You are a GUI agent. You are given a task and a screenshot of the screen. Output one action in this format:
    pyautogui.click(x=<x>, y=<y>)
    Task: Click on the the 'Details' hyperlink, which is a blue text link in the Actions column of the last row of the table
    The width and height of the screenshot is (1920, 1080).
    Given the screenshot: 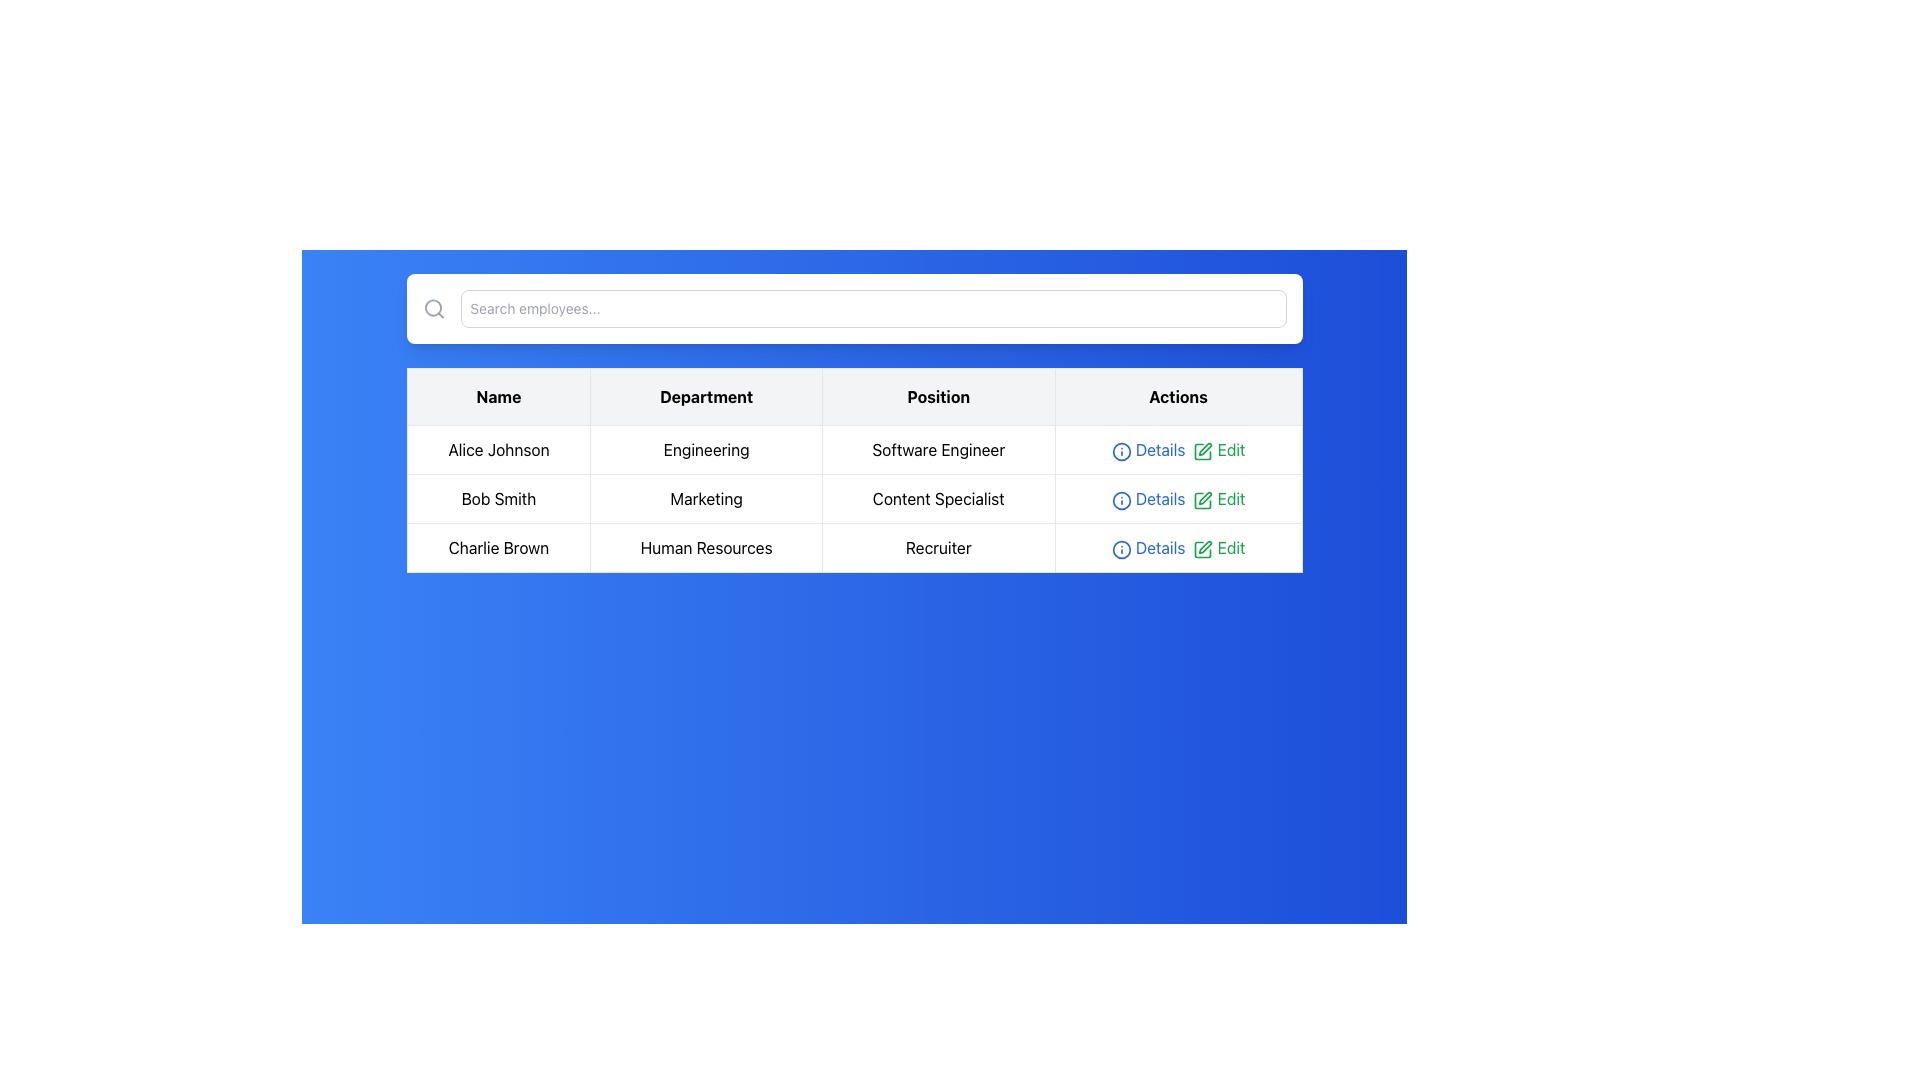 What is the action you would take?
    pyautogui.click(x=1148, y=547)
    